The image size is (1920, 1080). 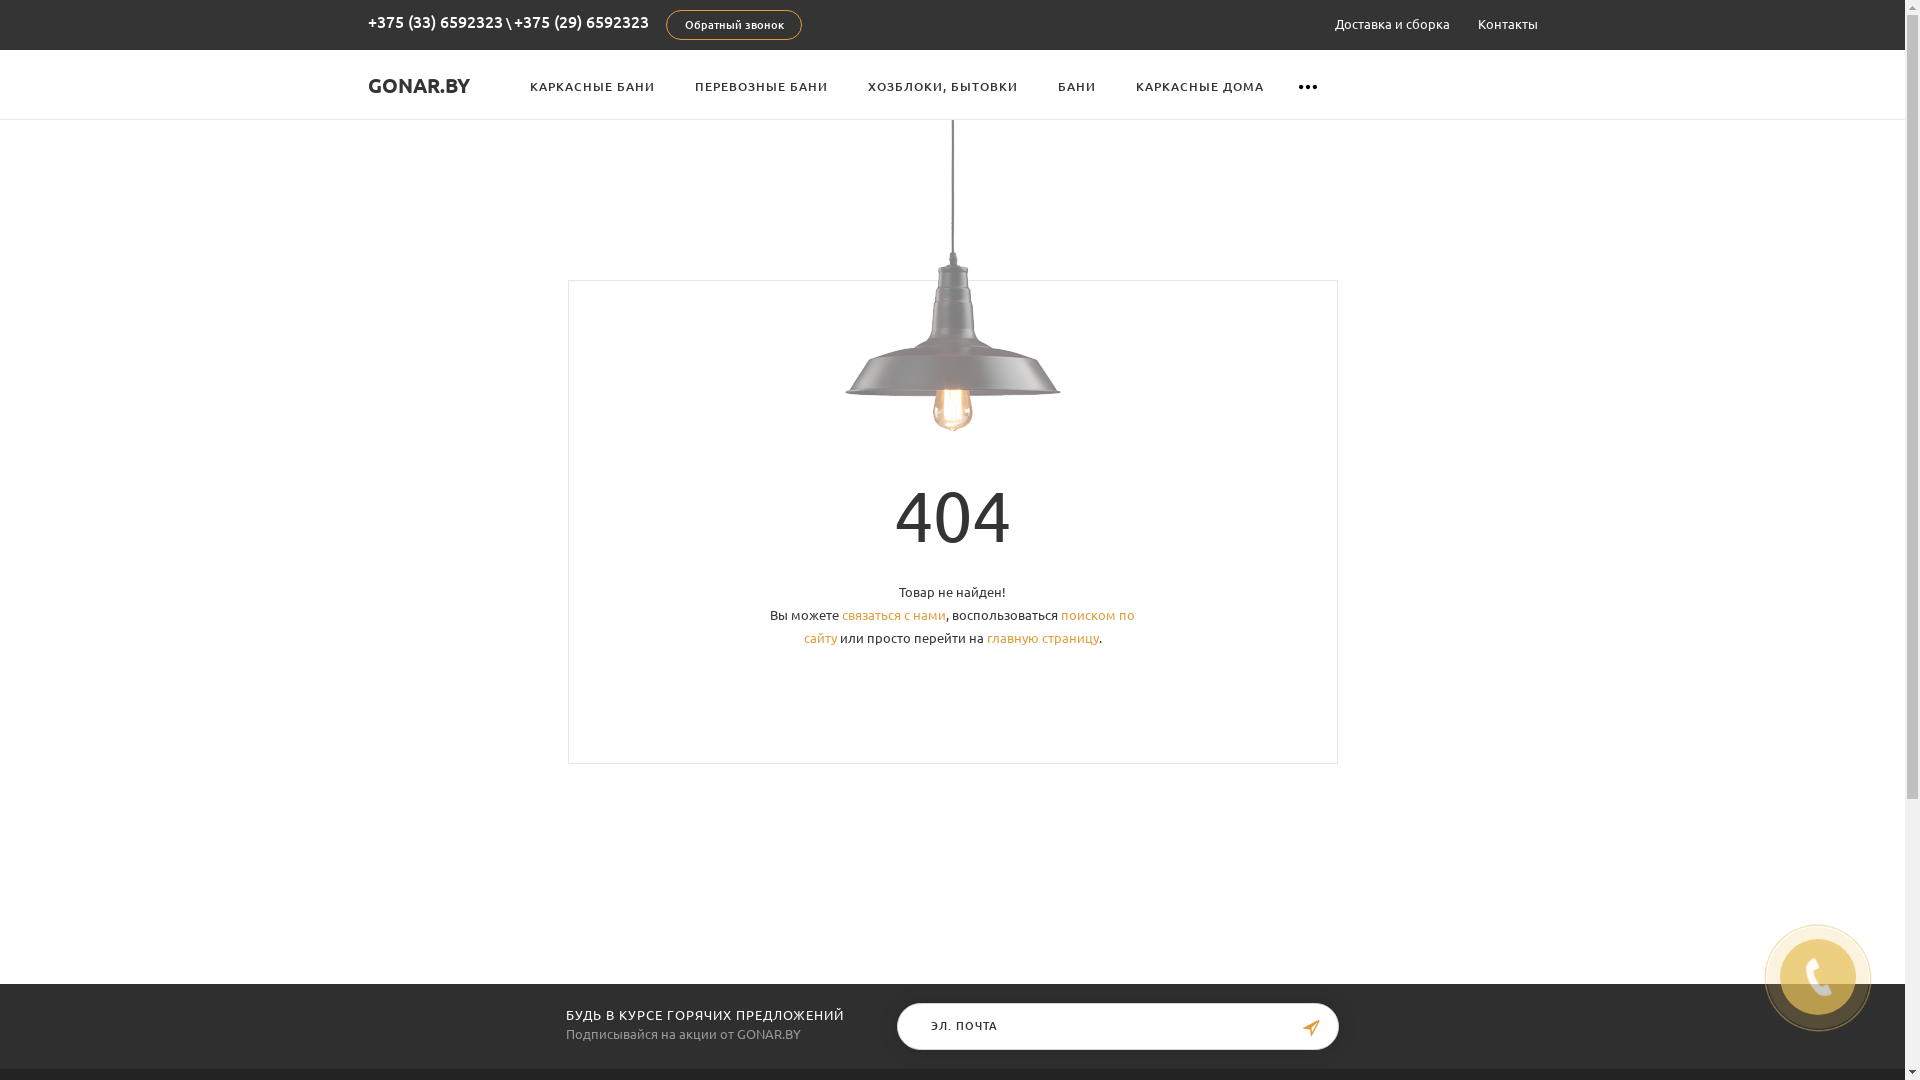 I want to click on 'GONAR.BY', so click(x=417, y=83).